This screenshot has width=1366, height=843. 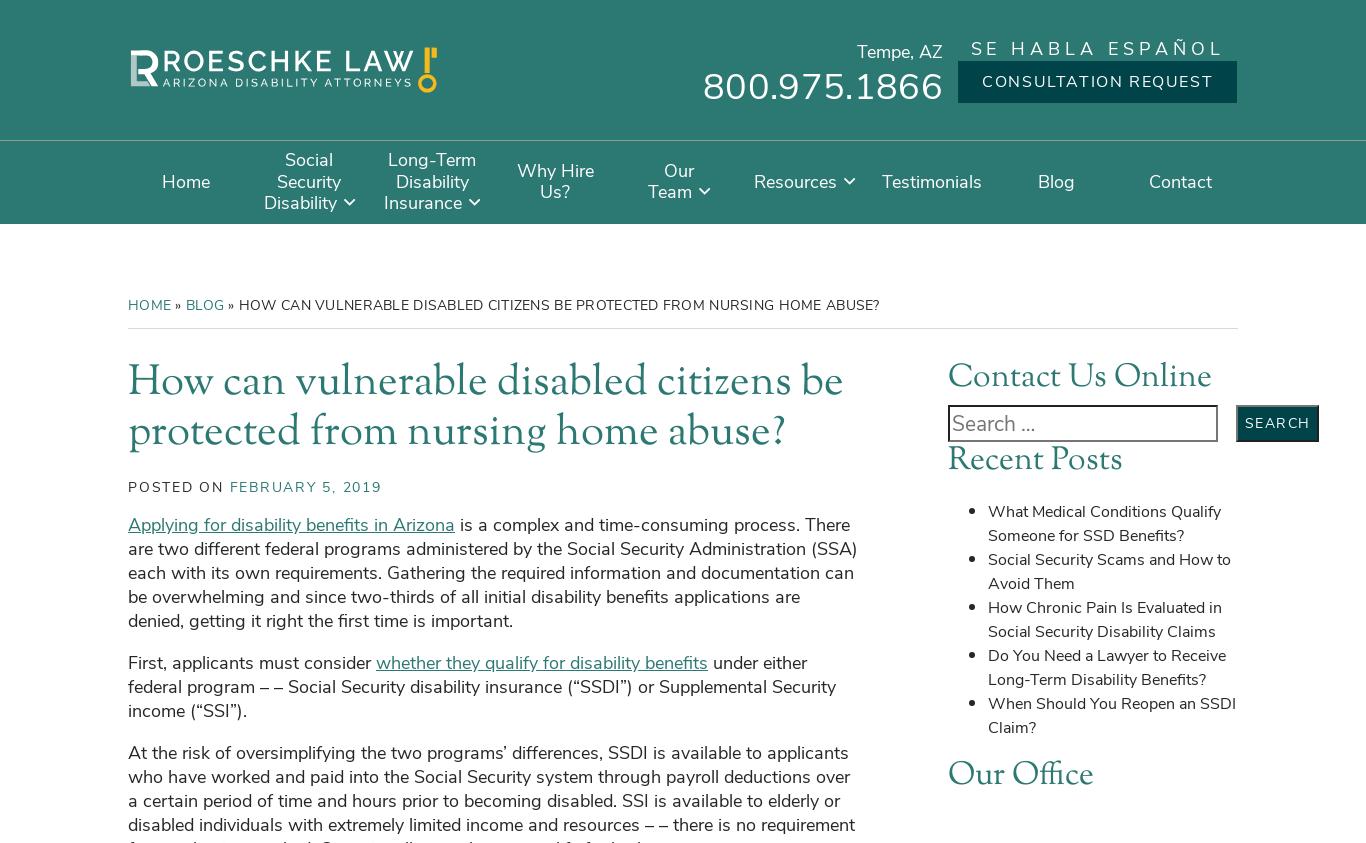 What do you see at coordinates (931, 51) in the screenshot?
I see `'AZ'` at bounding box center [931, 51].